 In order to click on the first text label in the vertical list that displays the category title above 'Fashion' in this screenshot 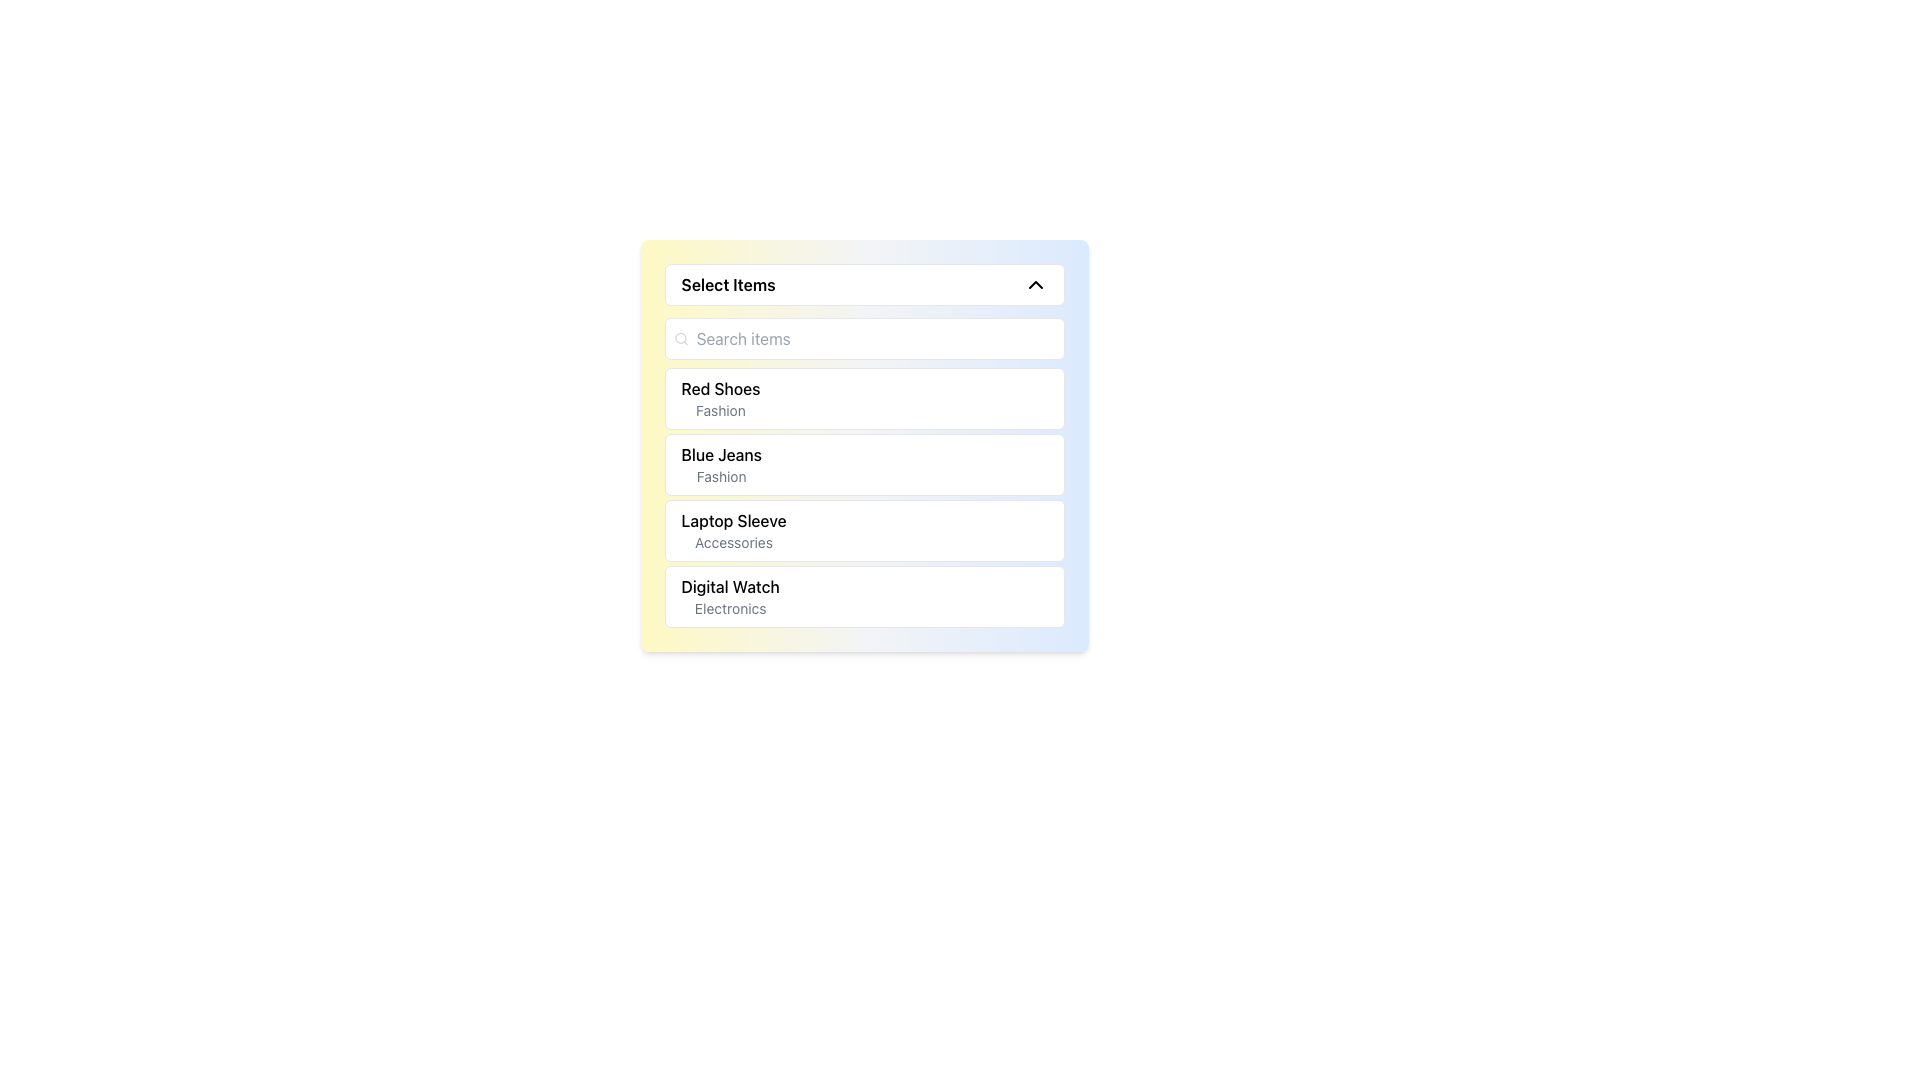, I will do `click(720, 389)`.